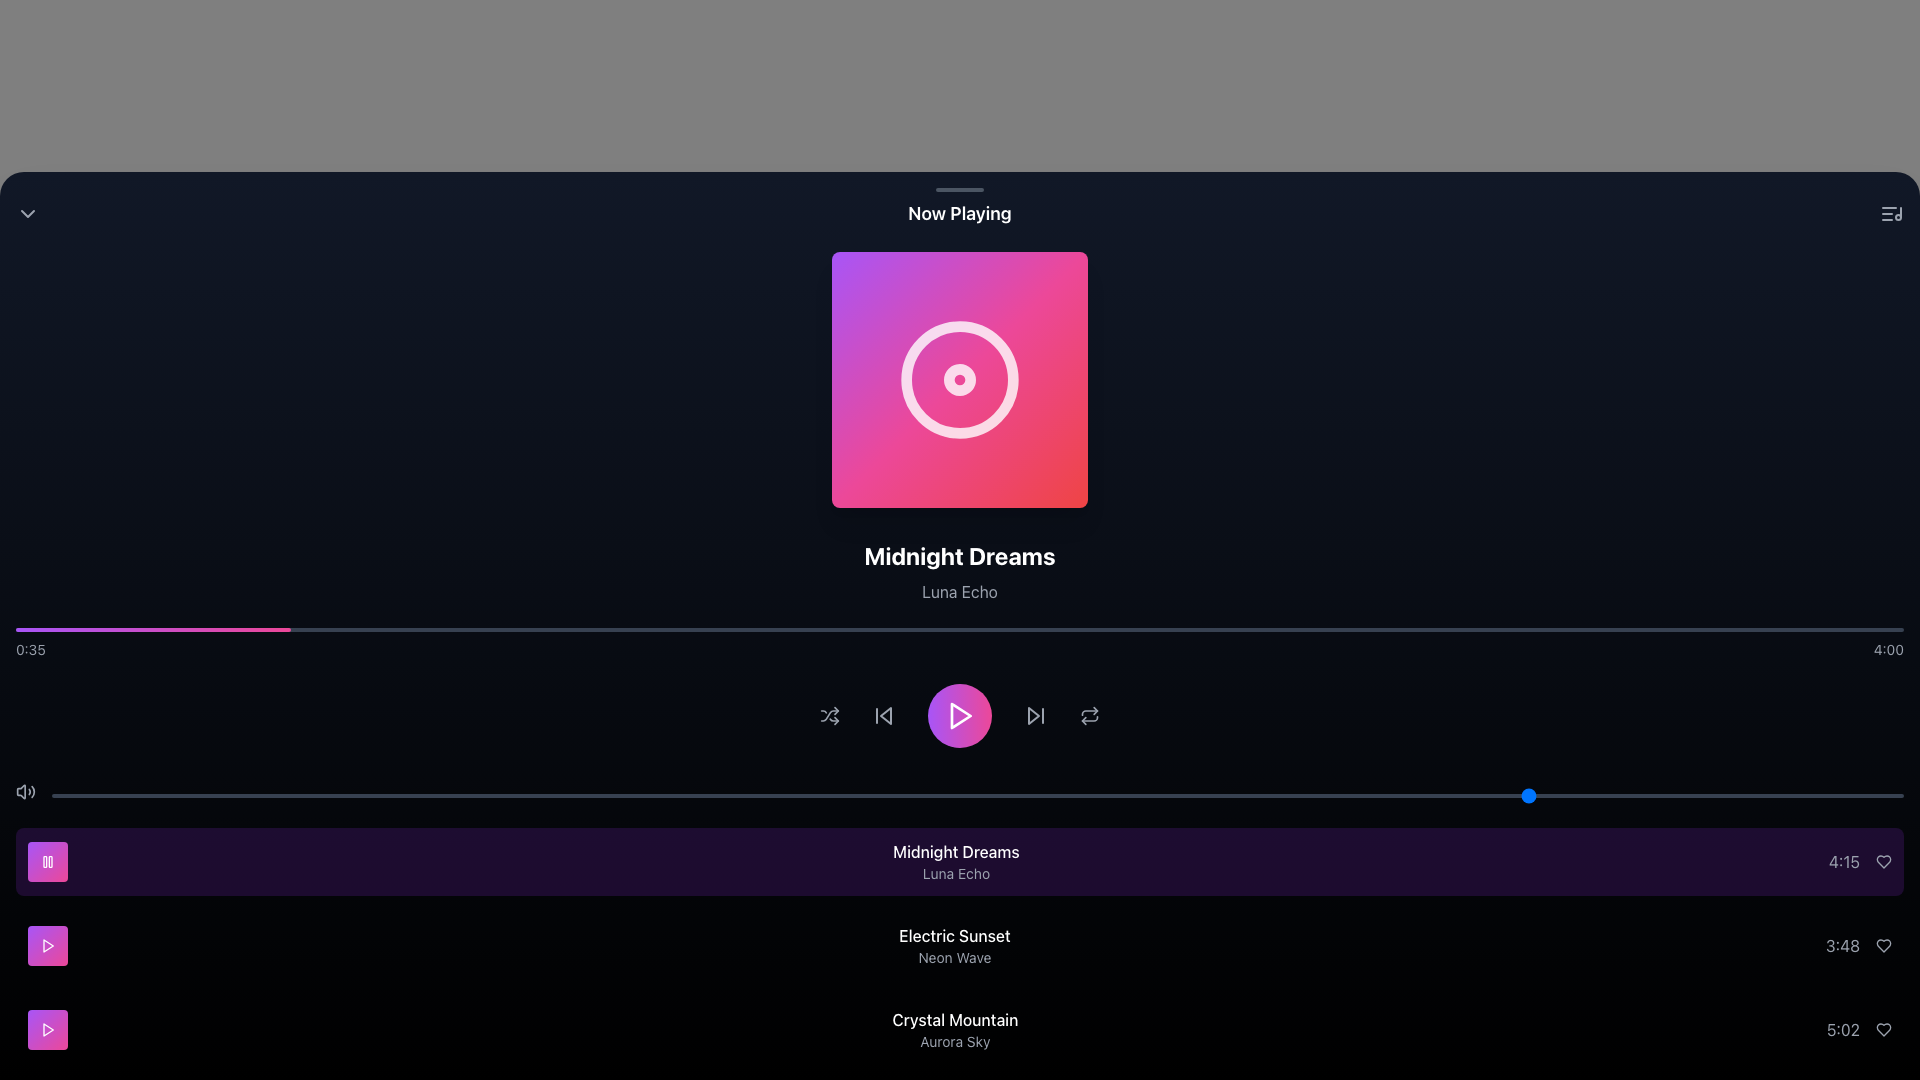  What do you see at coordinates (1882, 945) in the screenshot?
I see `the heart icon button located at the last position of the row for the song 'Electric Sunset' to change its color` at bounding box center [1882, 945].